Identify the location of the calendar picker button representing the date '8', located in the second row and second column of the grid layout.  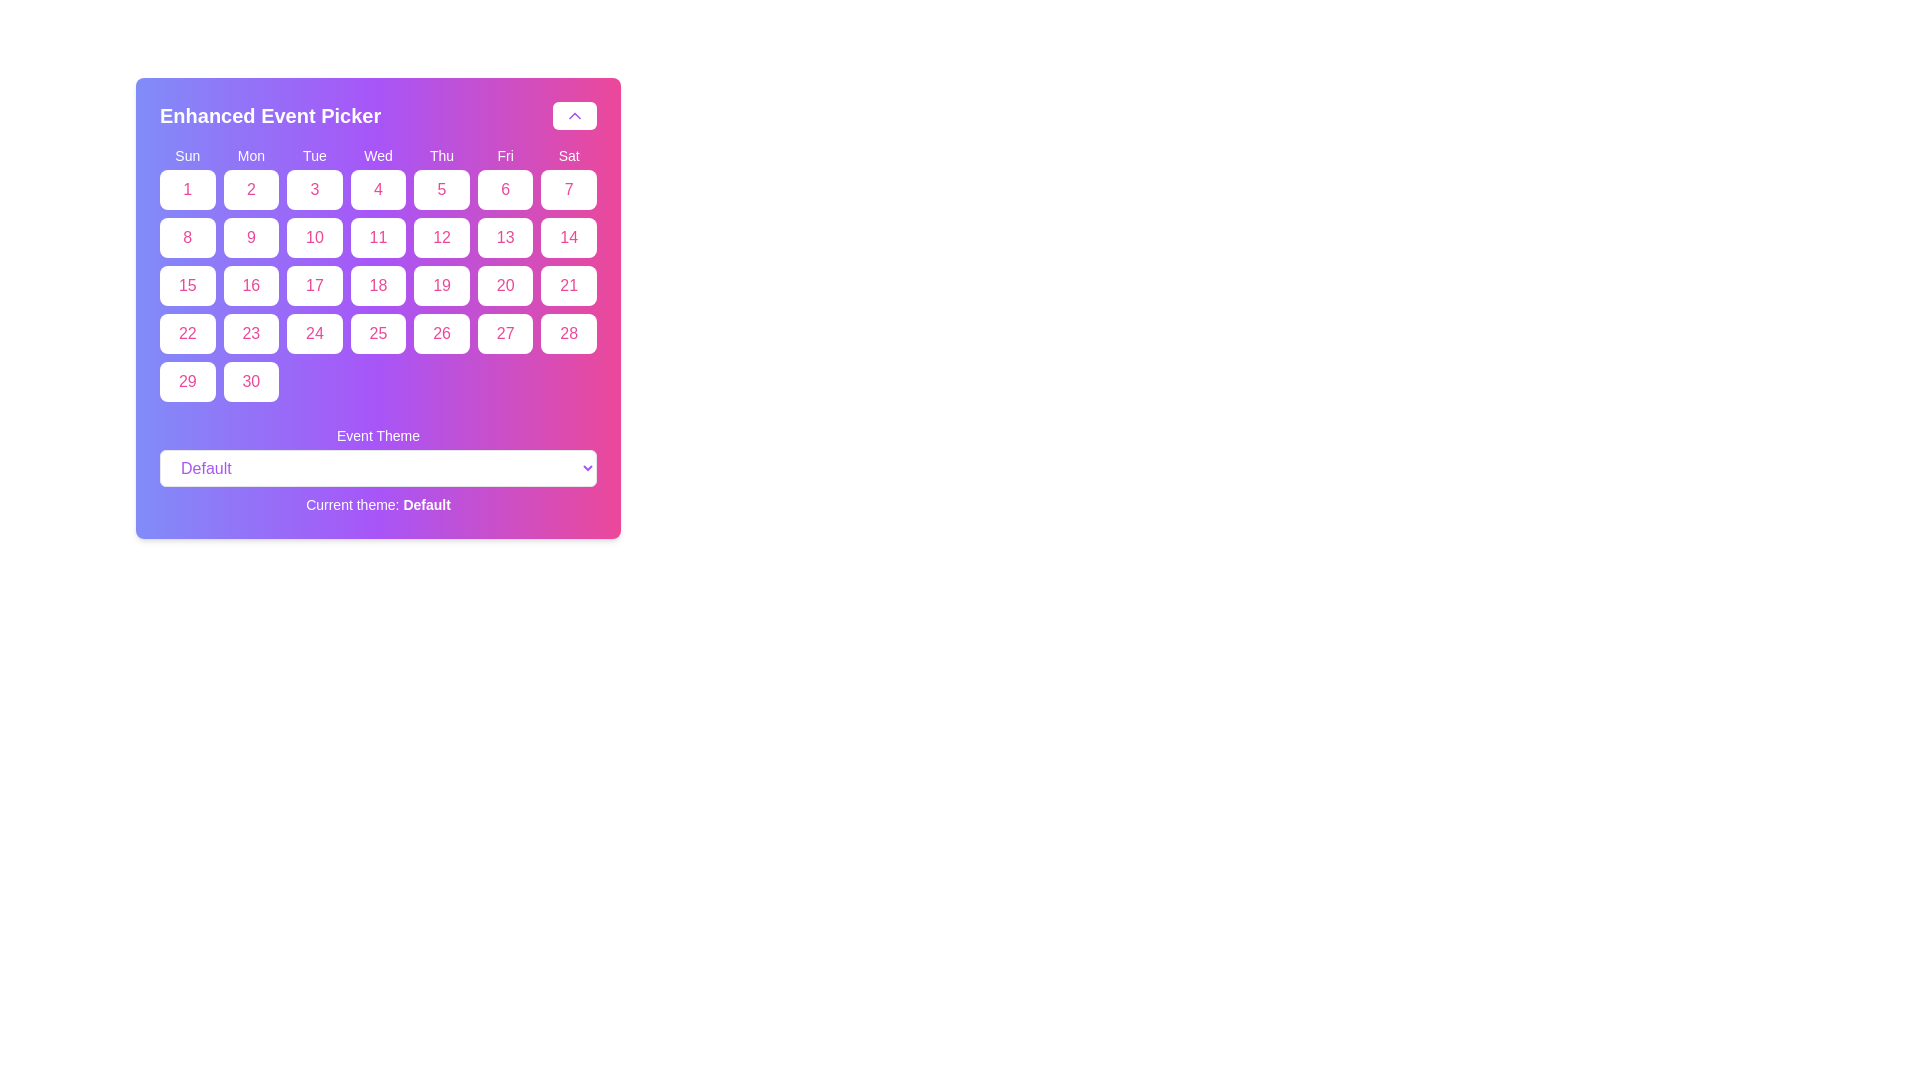
(187, 237).